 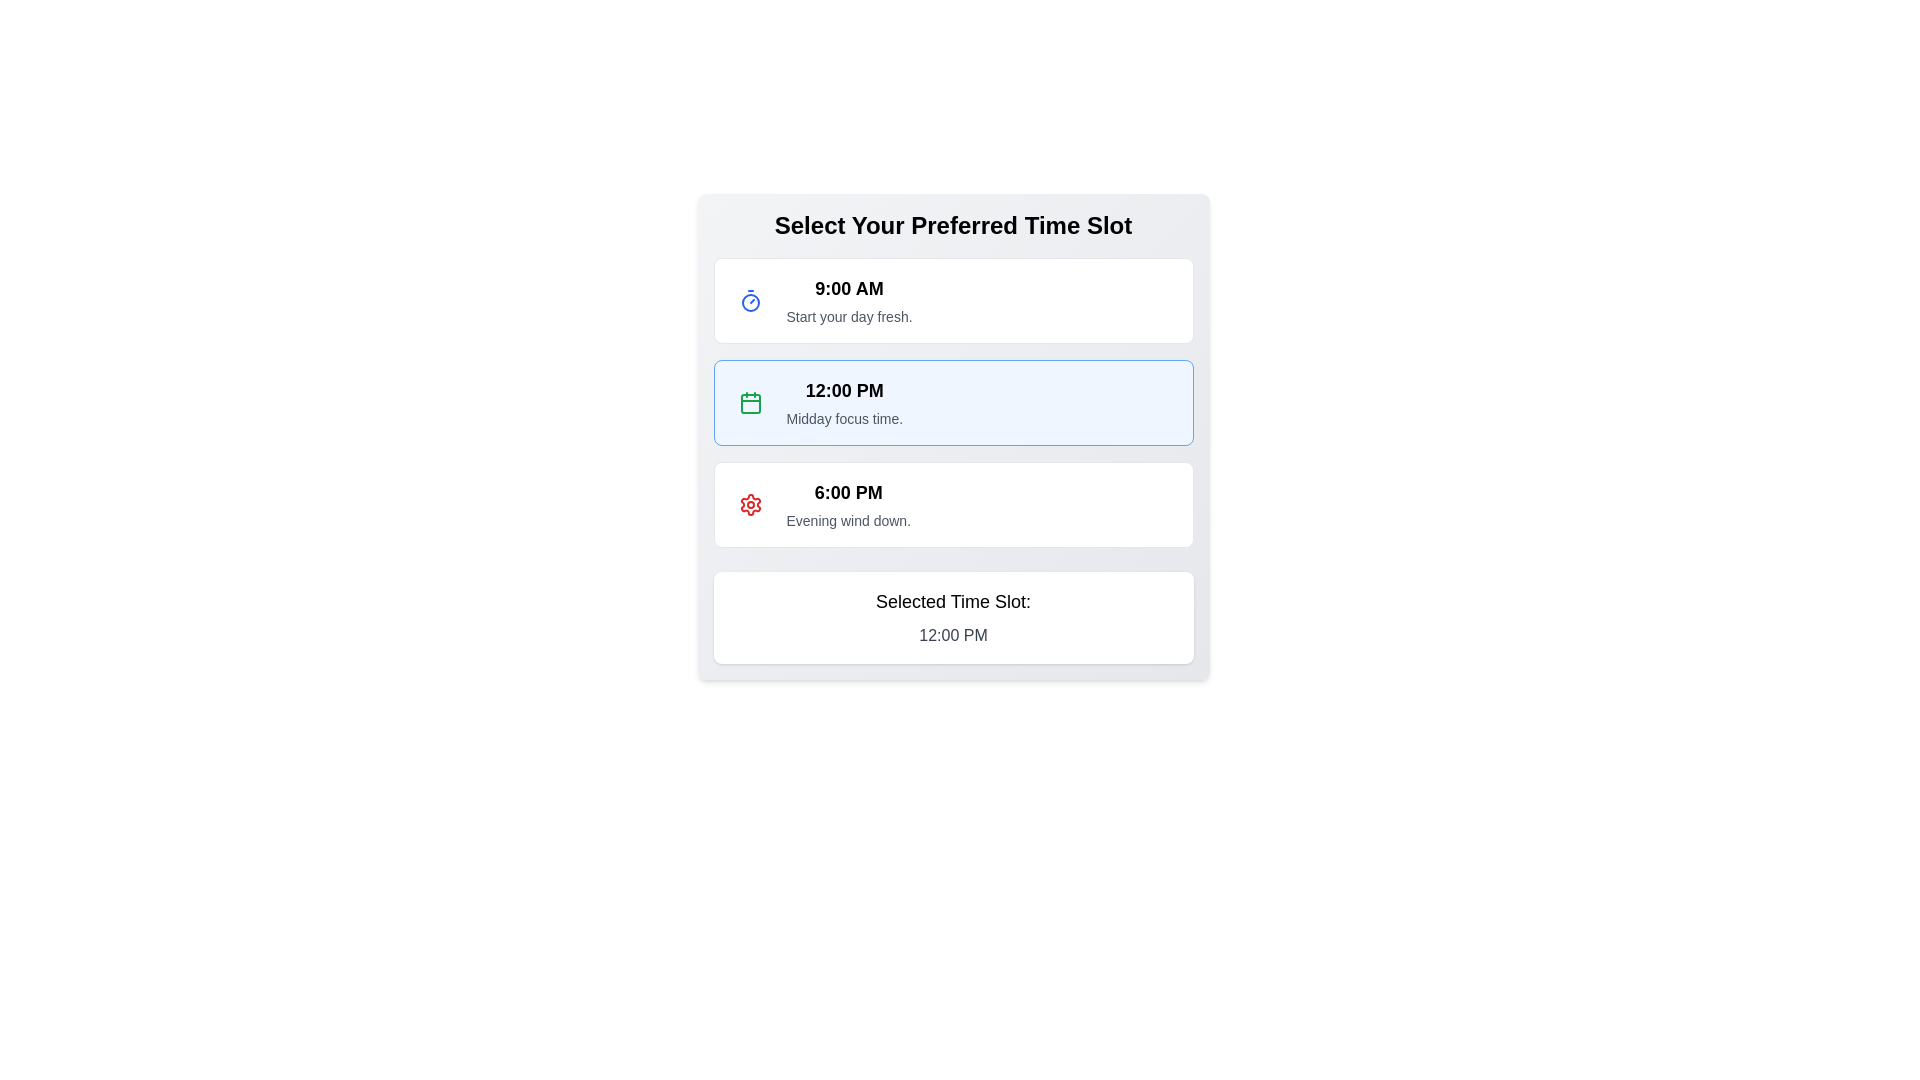 I want to click on the text label displaying '12:00 PM' in gray color within the 'Selected Time Slot' section, so click(x=952, y=636).